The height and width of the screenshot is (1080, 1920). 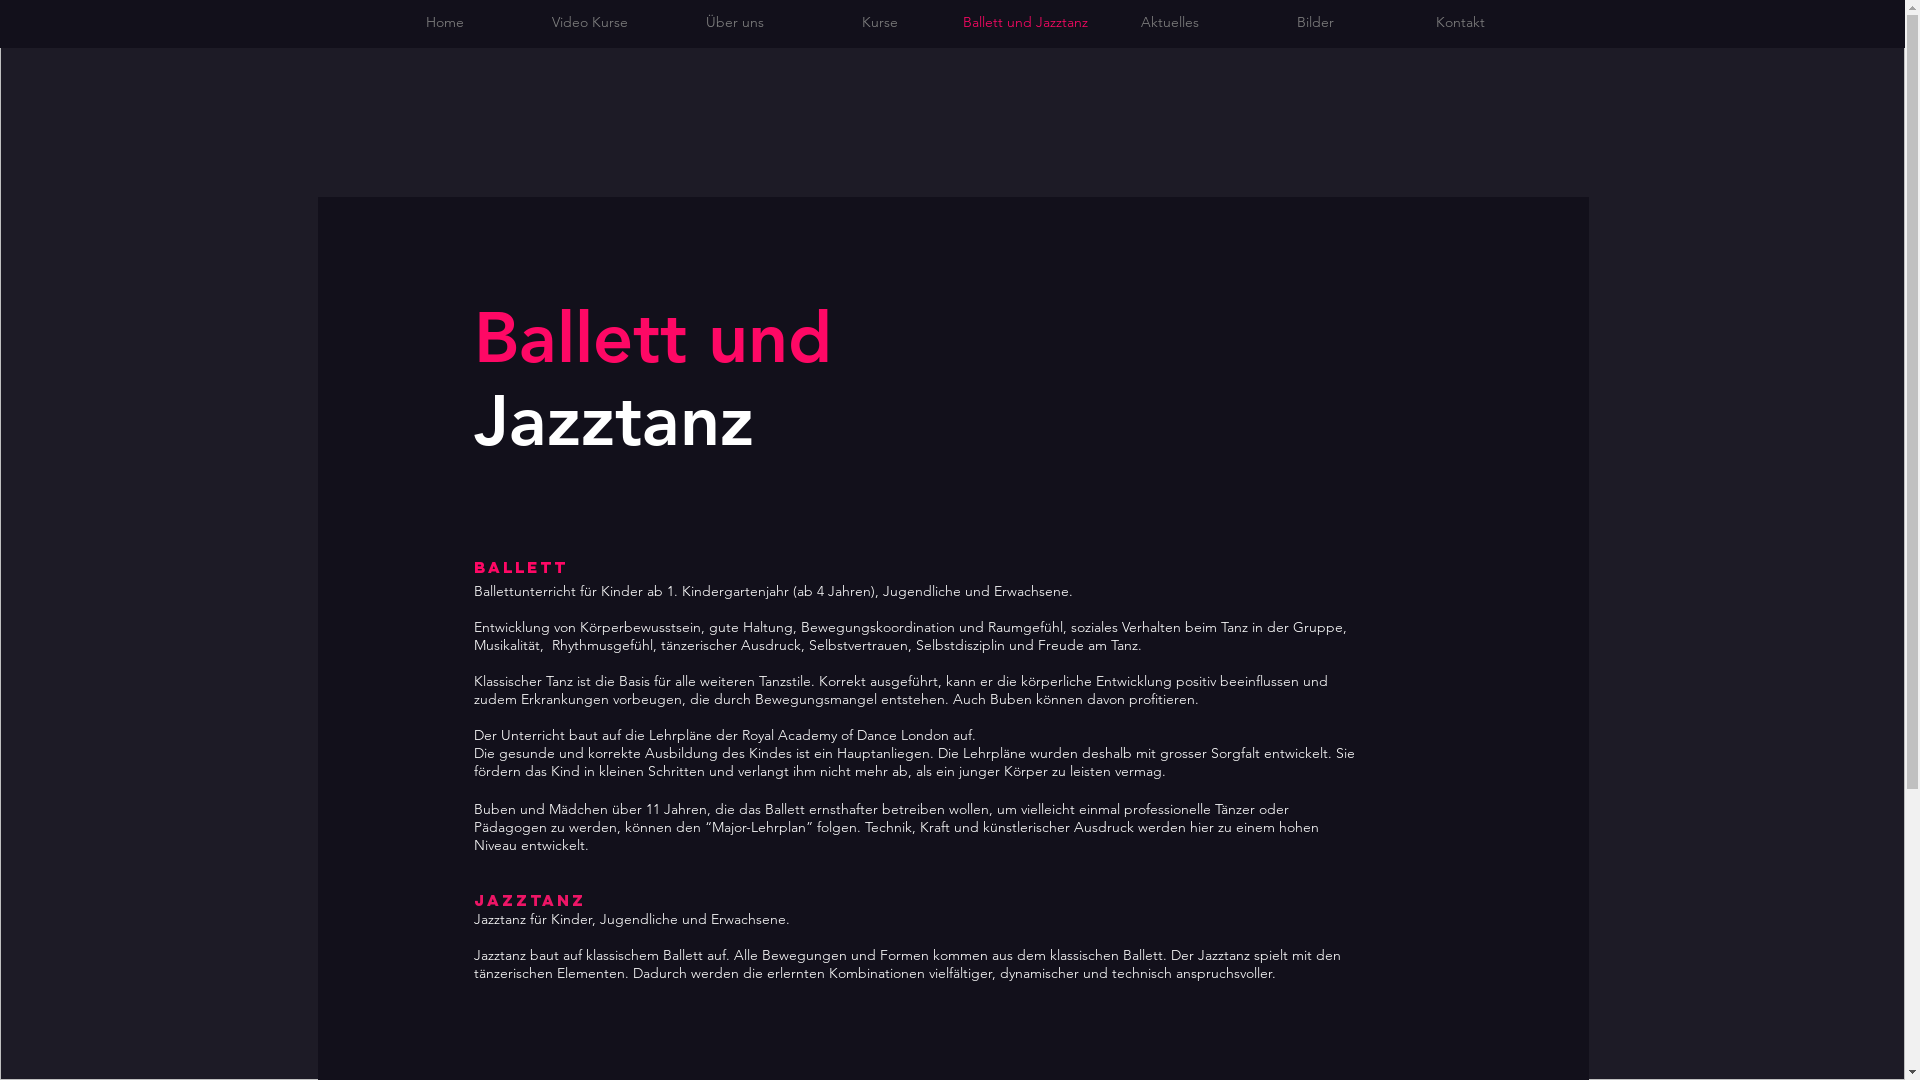 What do you see at coordinates (1460, 22) in the screenshot?
I see `'Kontakt'` at bounding box center [1460, 22].